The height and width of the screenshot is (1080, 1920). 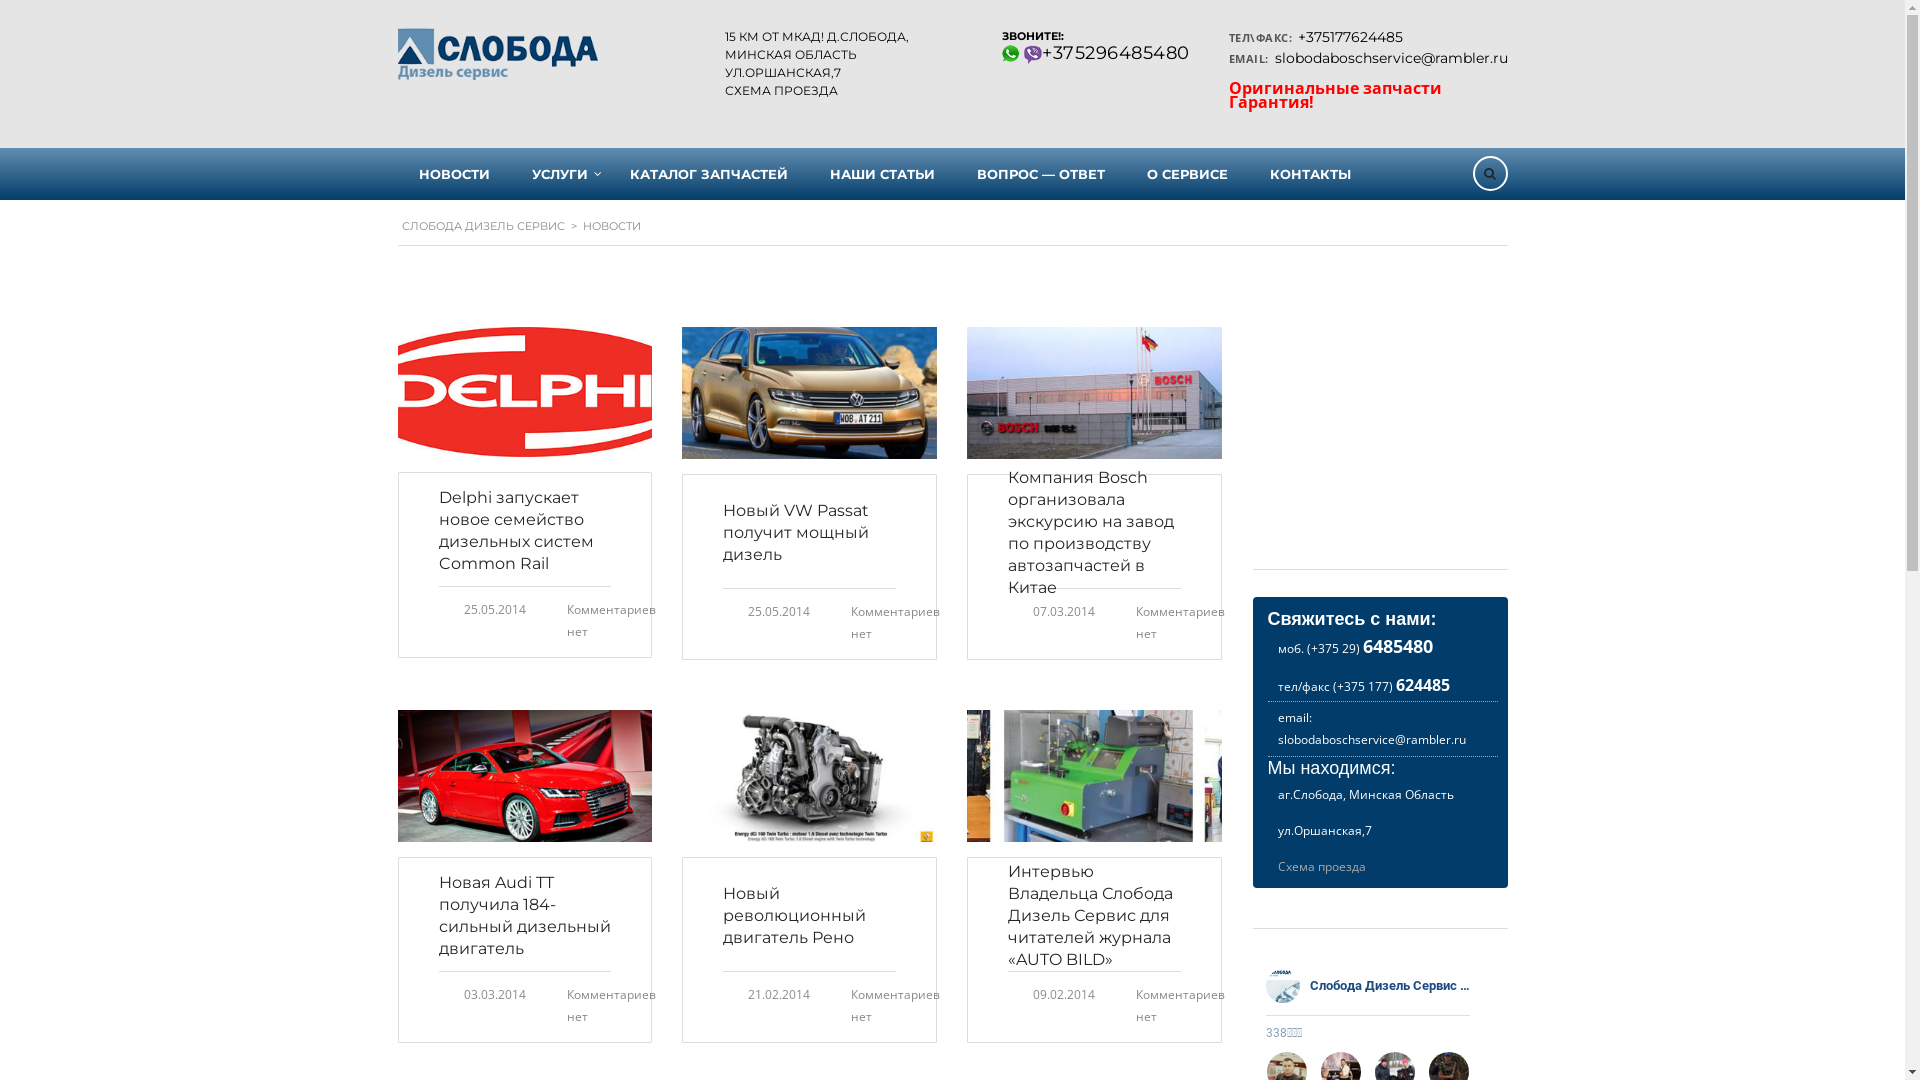 What do you see at coordinates (1389, 685) in the screenshot?
I see `'(+375 177) 624485'` at bounding box center [1389, 685].